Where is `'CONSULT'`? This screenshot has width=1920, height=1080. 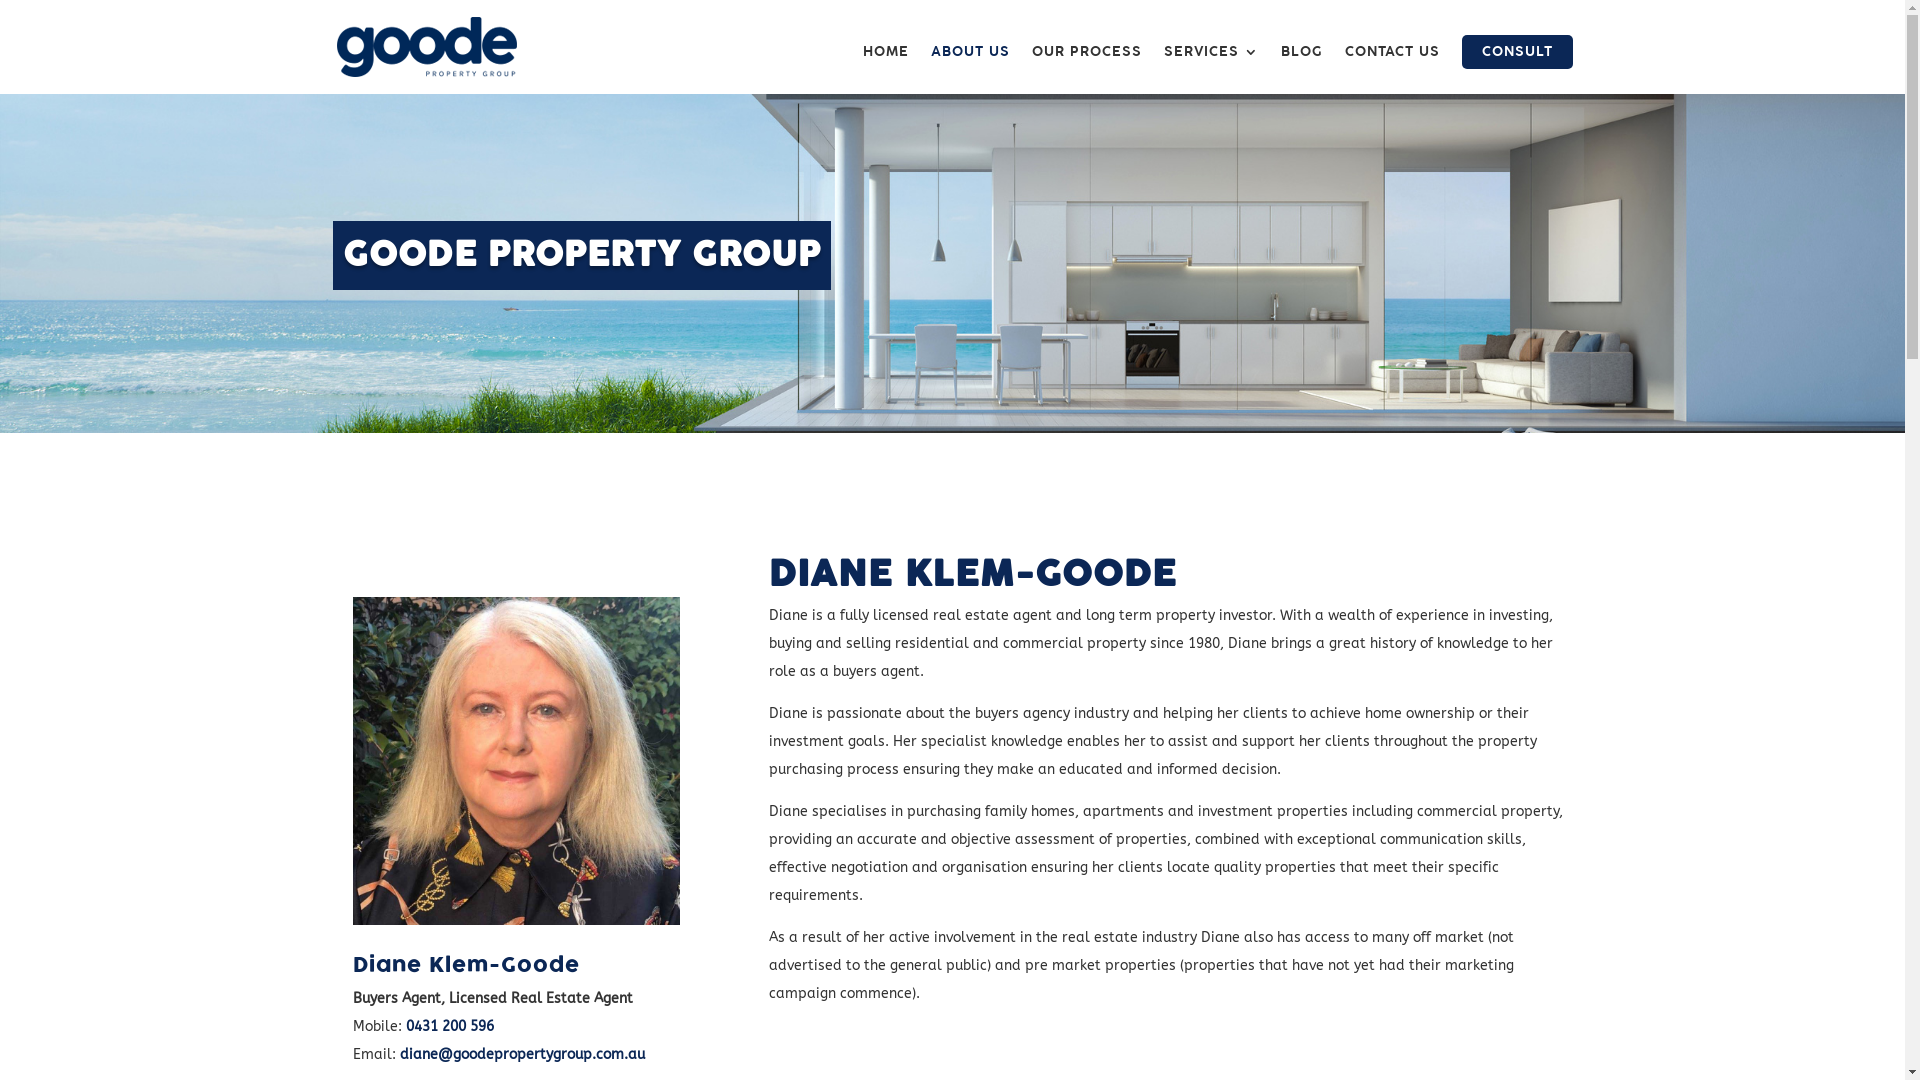 'CONSULT' is located at coordinates (1517, 50).